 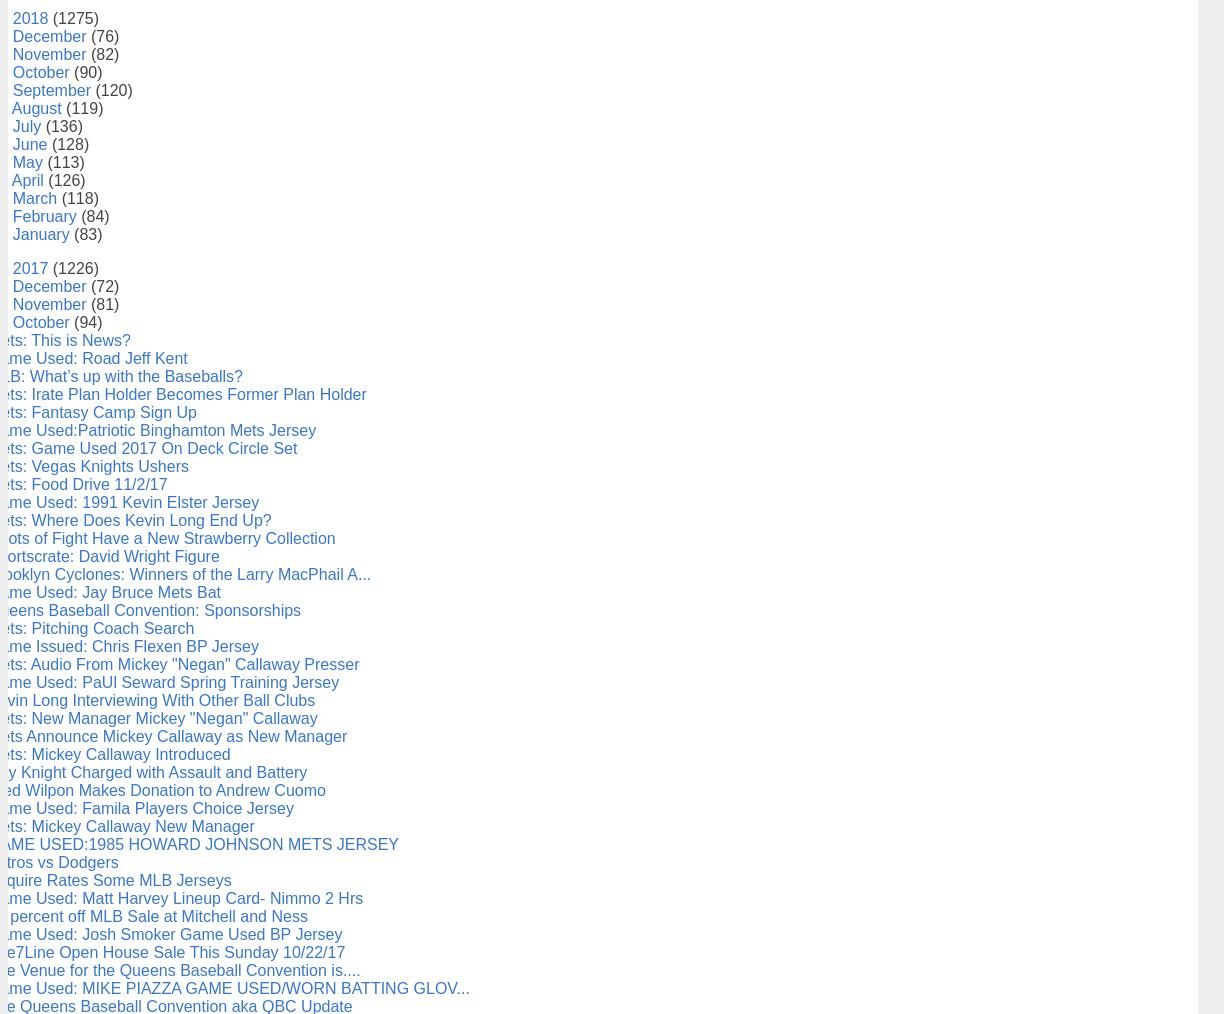 I want to click on '(1226)', so click(x=75, y=267).